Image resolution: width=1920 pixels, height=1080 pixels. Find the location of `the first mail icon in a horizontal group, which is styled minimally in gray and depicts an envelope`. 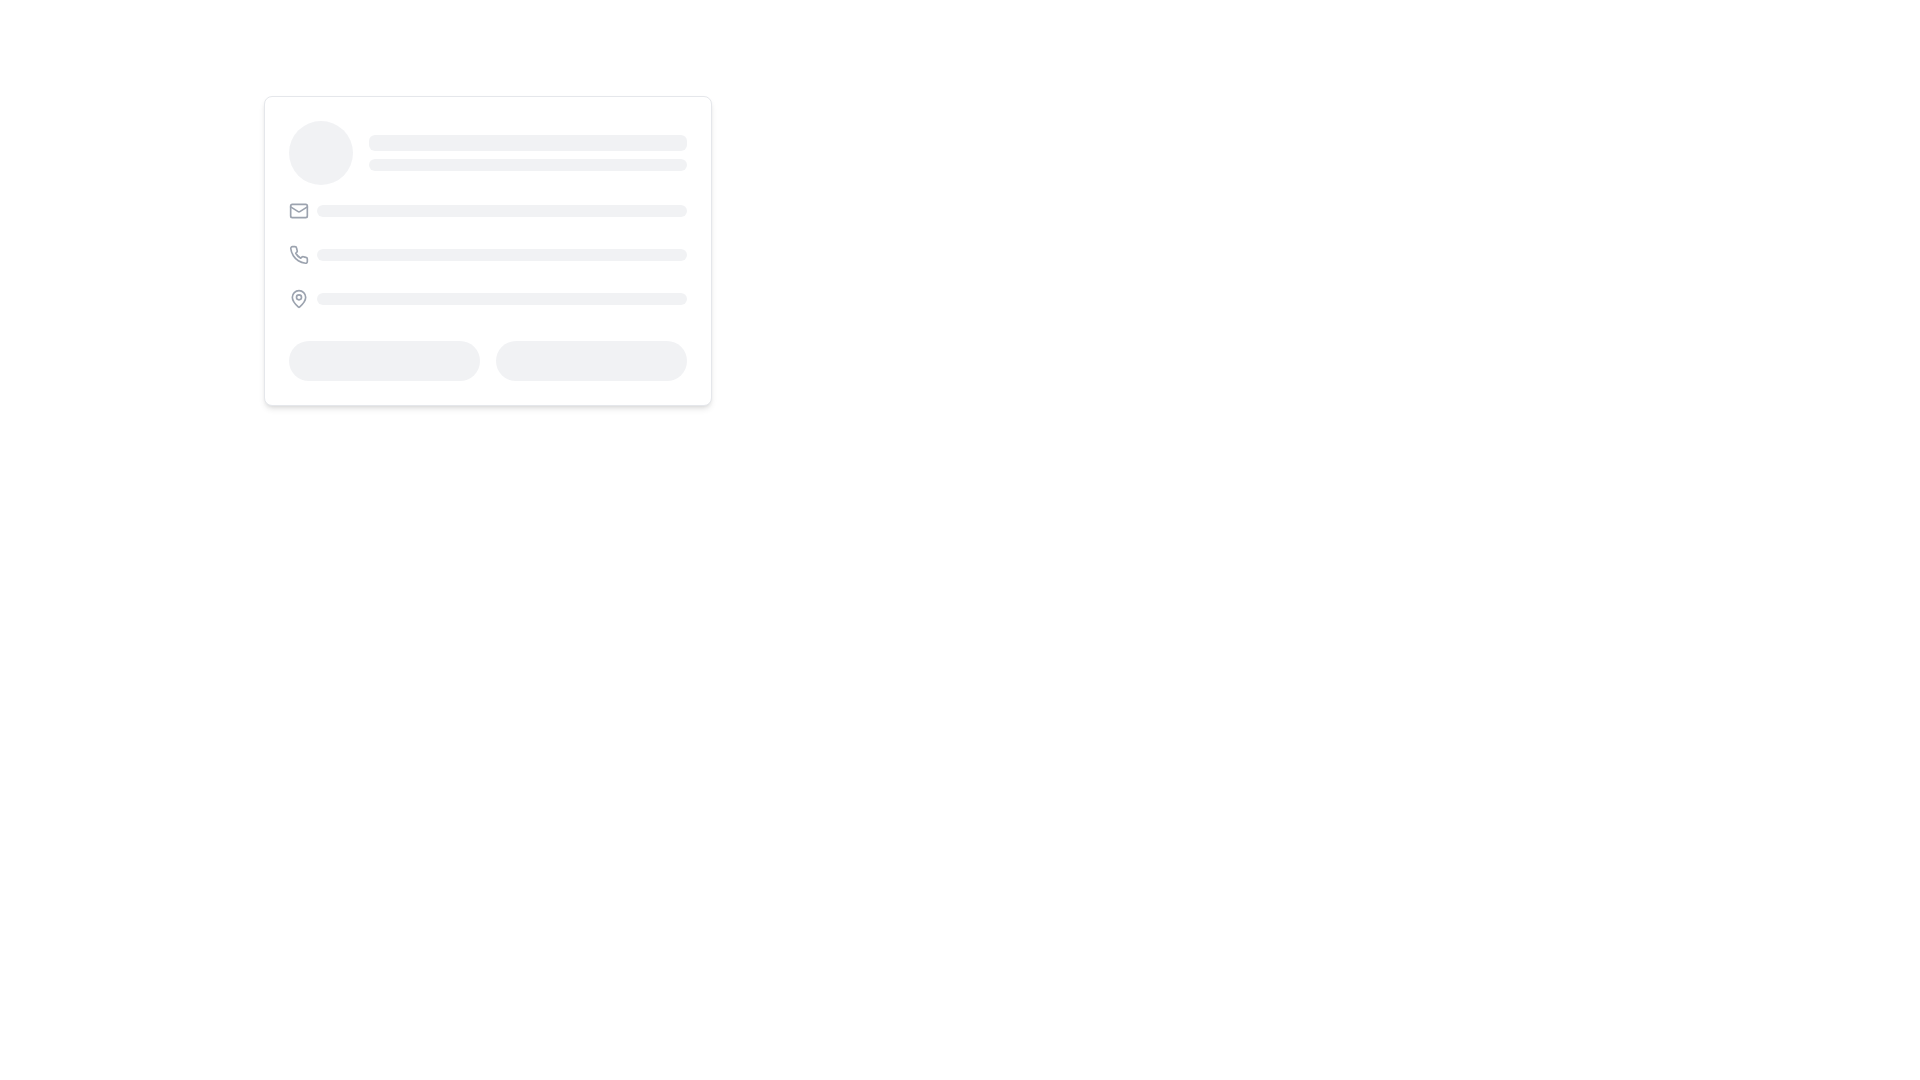

the first mail icon in a horizontal group, which is styled minimally in gray and depicts an envelope is located at coordinates (297, 211).